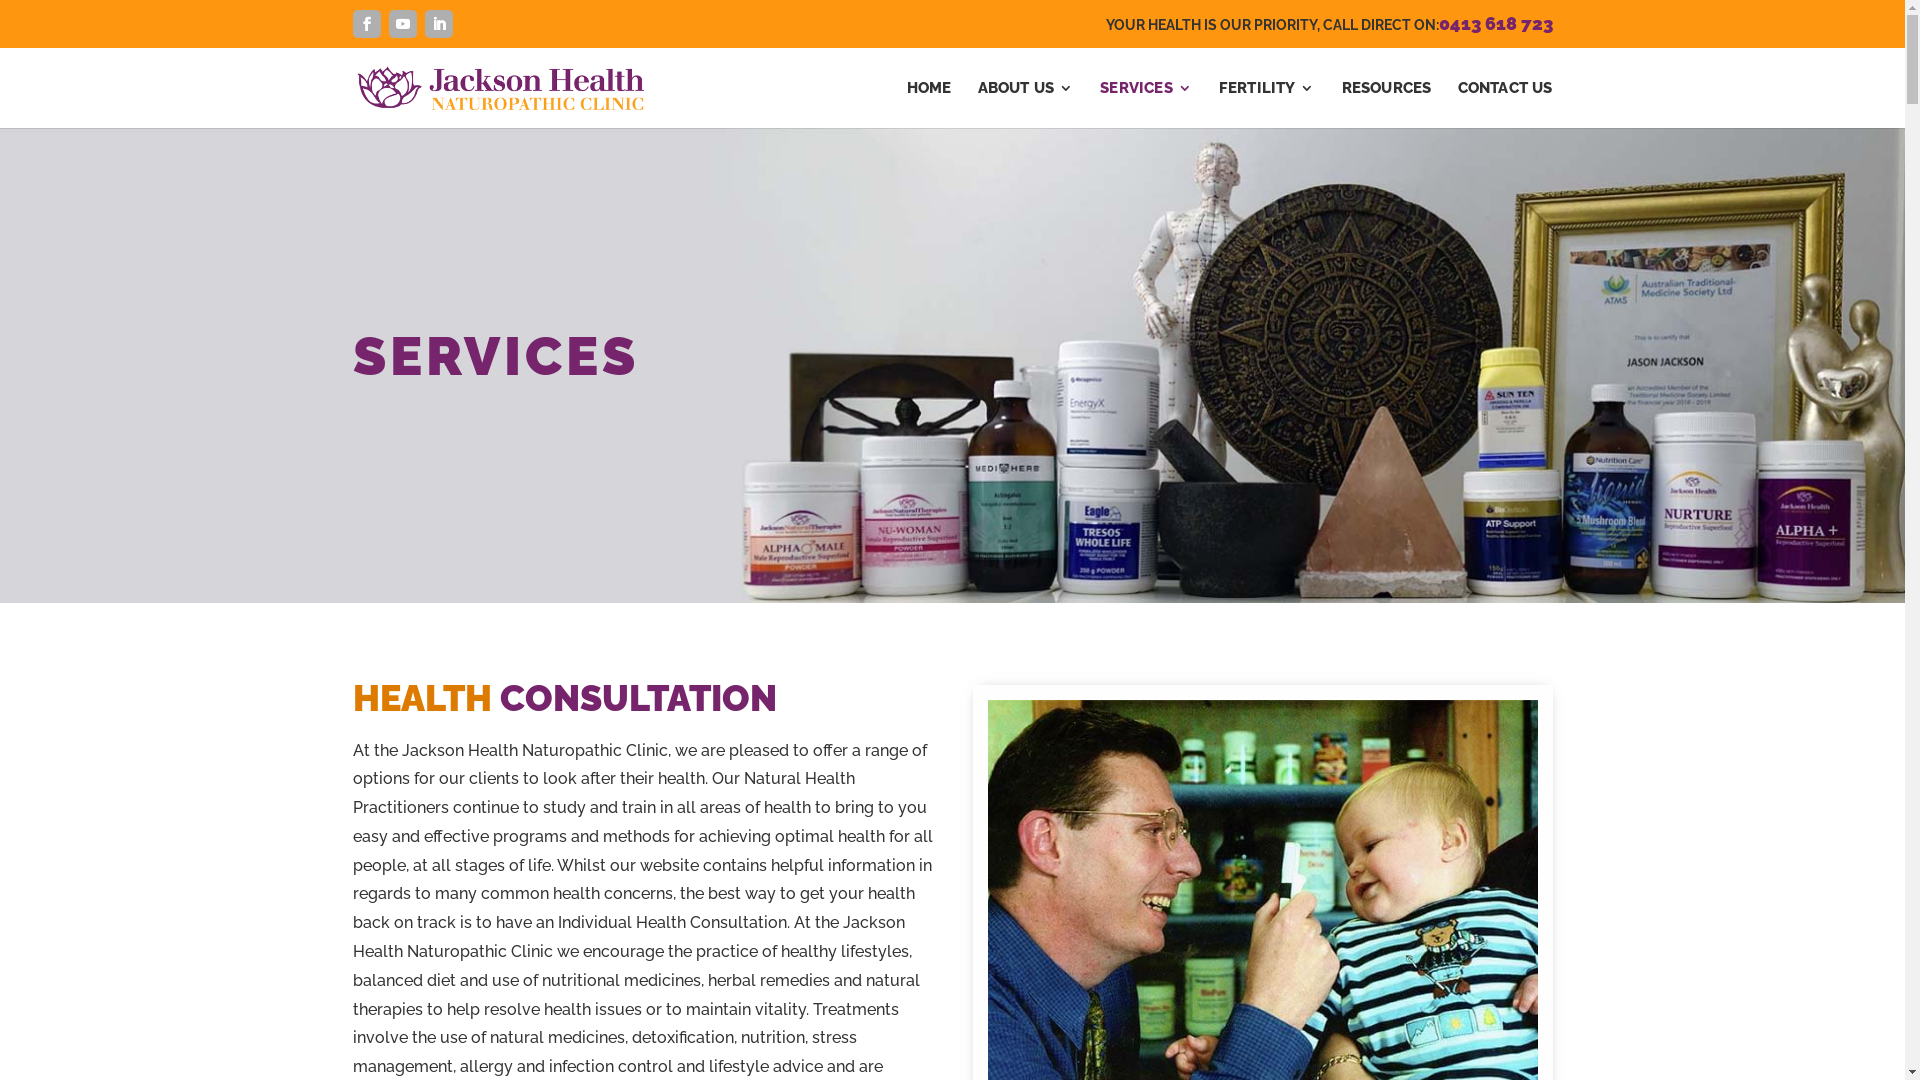 This screenshot has width=1920, height=1080. Describe the element at coordinates (1266, 104) in the screenshot. I see `'FERTILITY'` at that location.